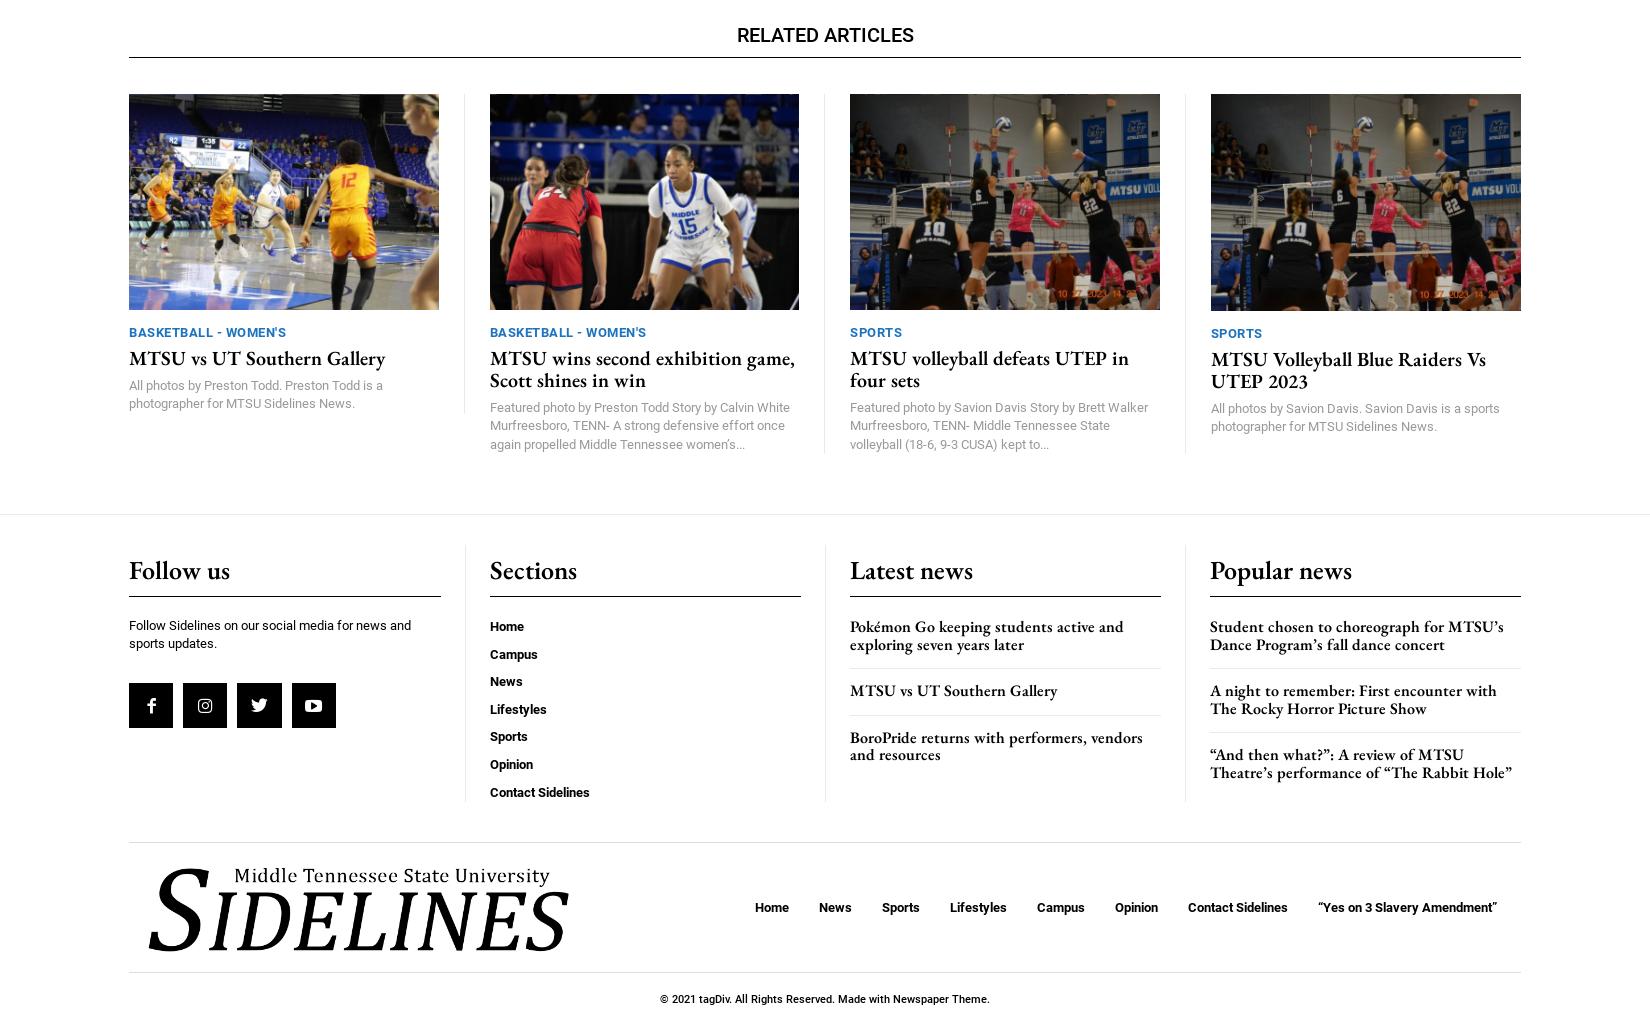 This screenshot has width=1650, height=1027. What do you see at coordinates (1353, 415) in the screenshot?
I see `'All photos by Savion Davis.





























































Savion Davis is a sports photographer for MTSU Sidelines News.'` at bounding box center [1353, 415].